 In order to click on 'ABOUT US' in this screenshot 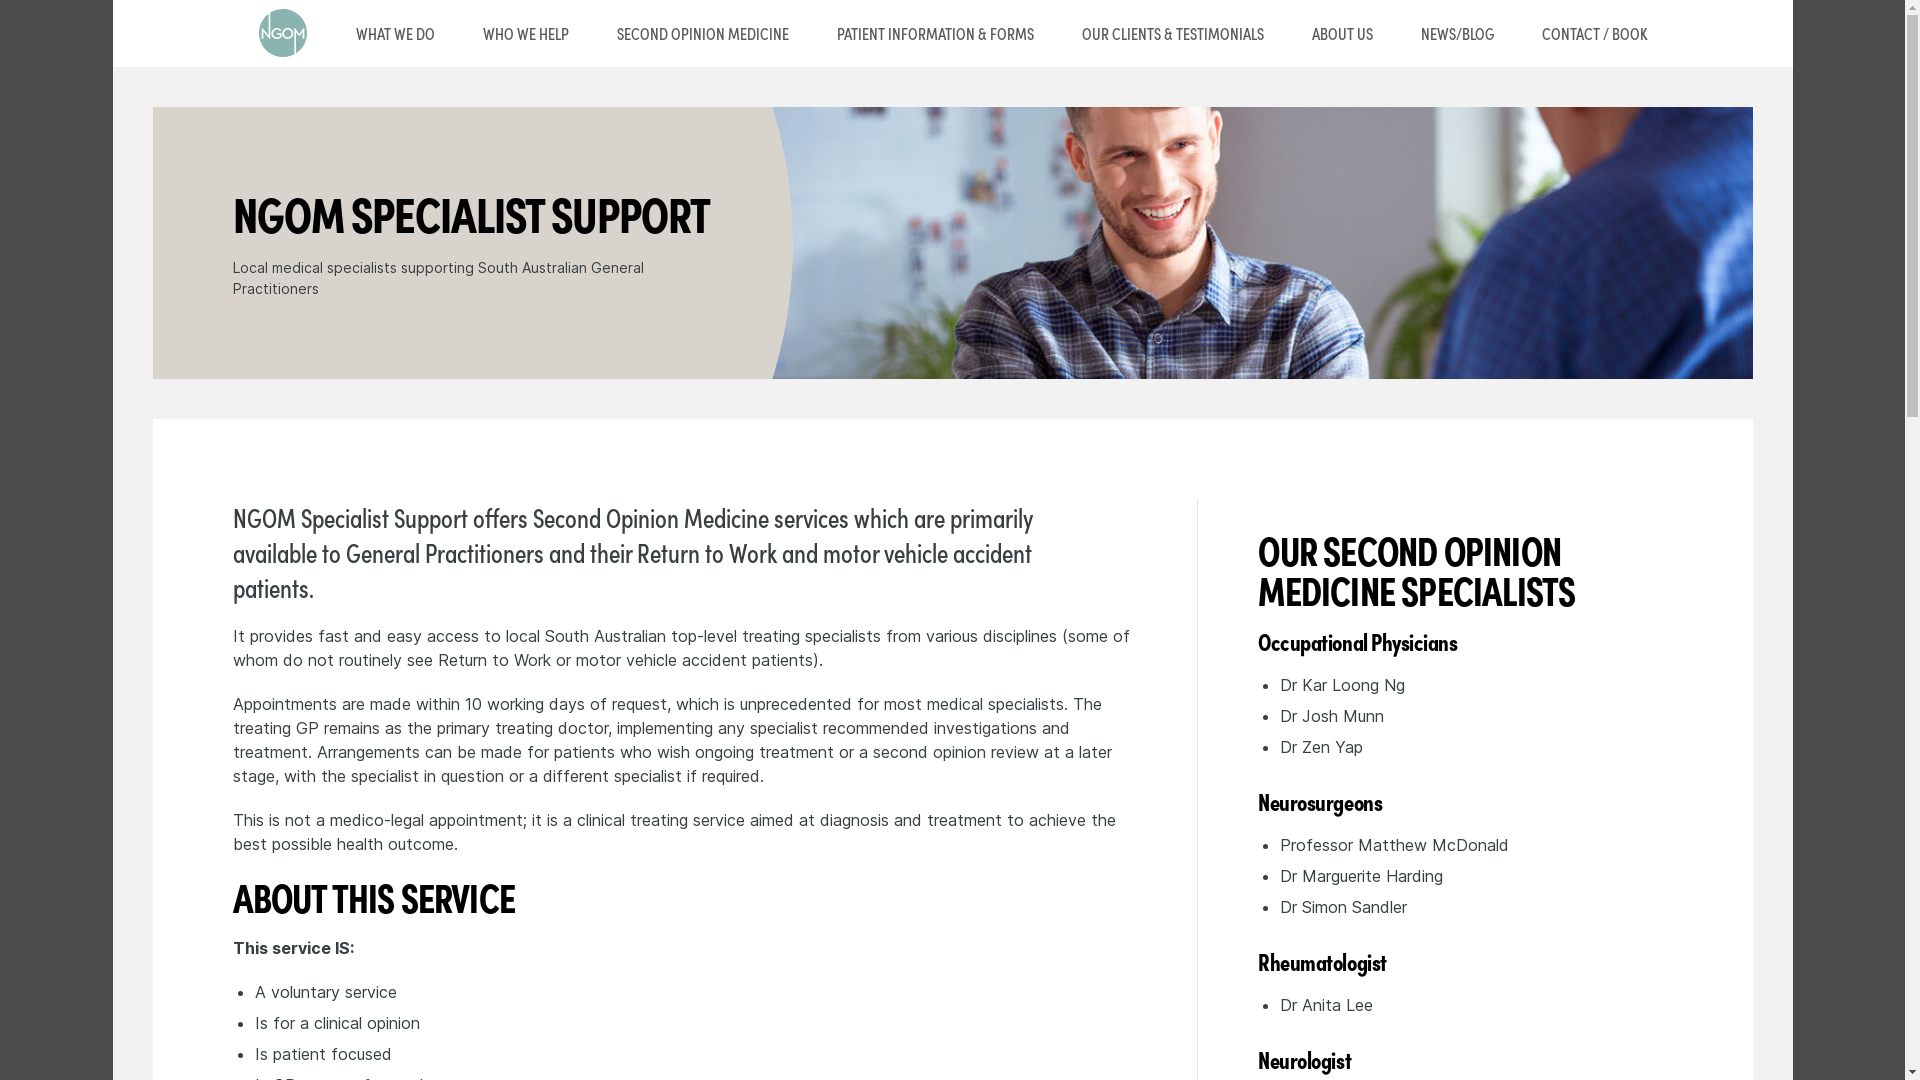, I will do `click(1342, 33)`.